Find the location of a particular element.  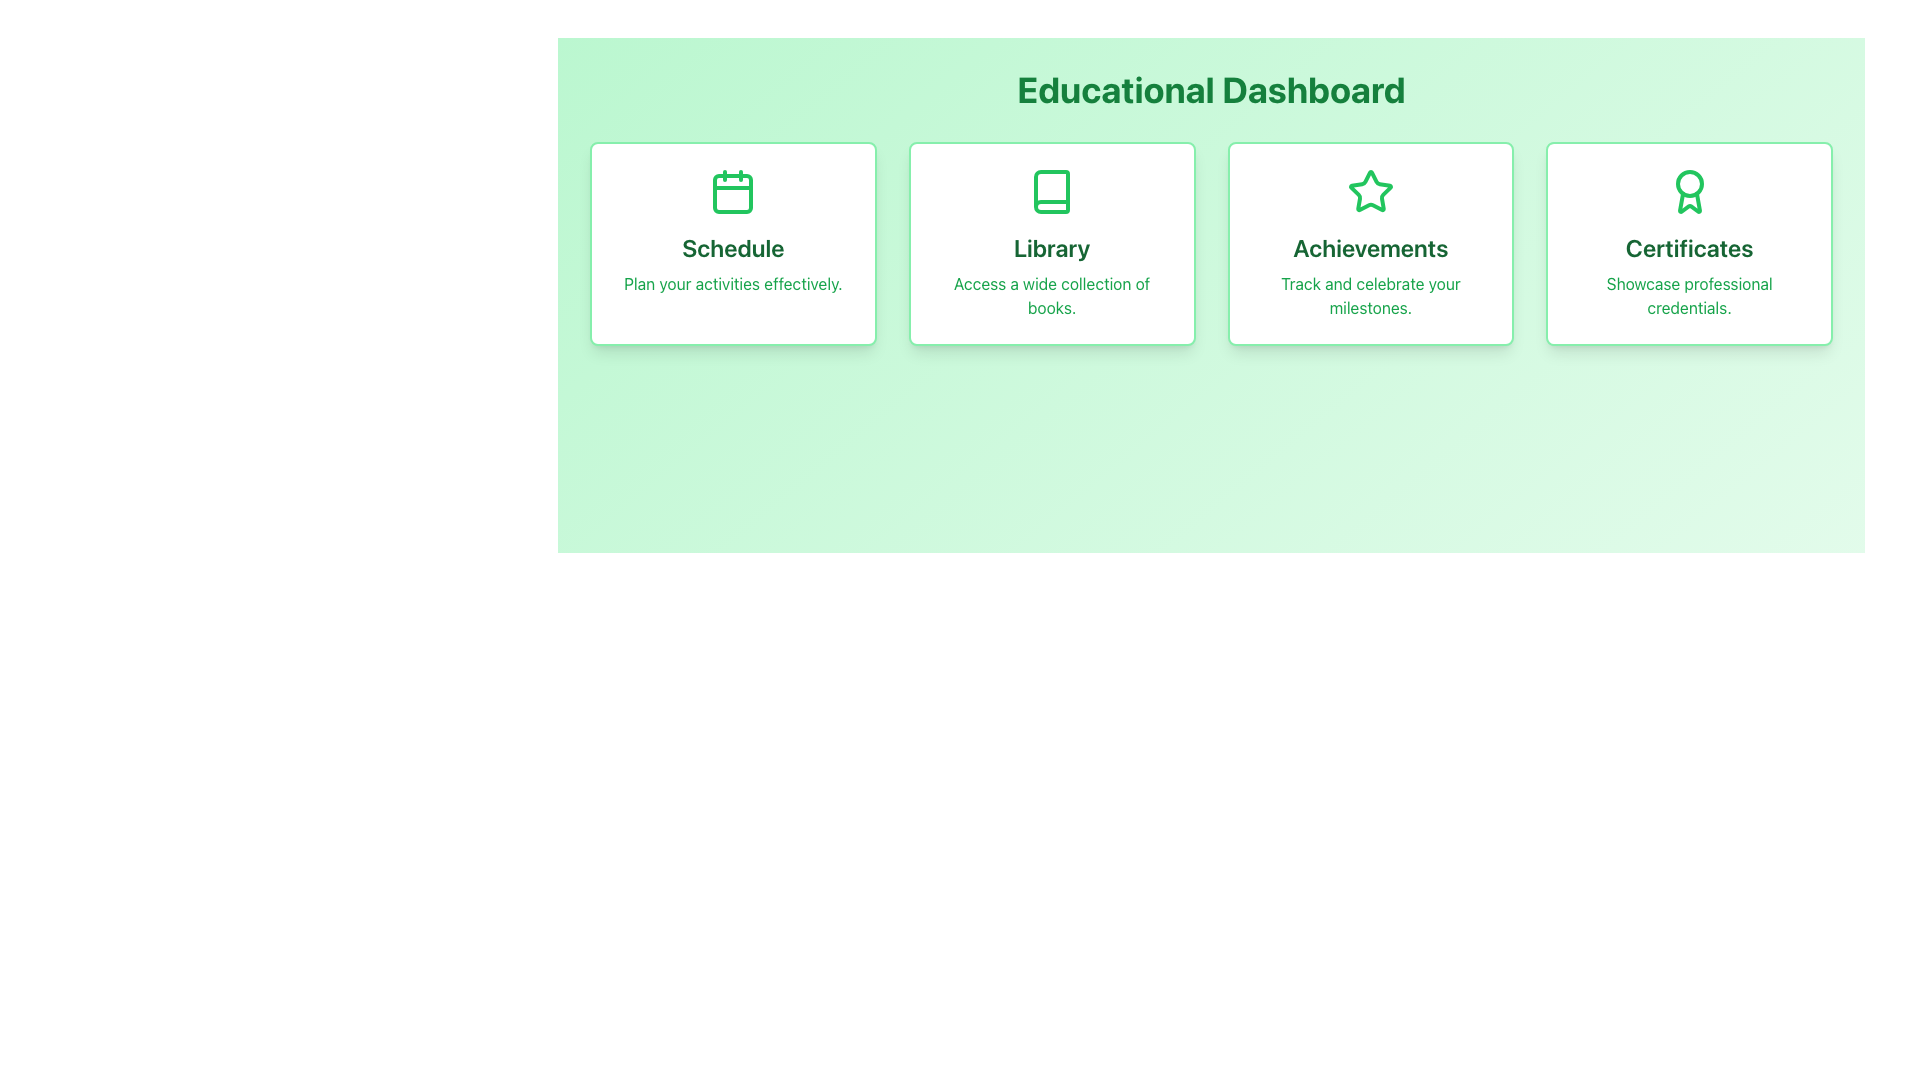

the green outline award ribbon icon located at the top of the 'Certificates' card, which is centered above the 'Certificates' title text is located at coordinates (1688, 192).